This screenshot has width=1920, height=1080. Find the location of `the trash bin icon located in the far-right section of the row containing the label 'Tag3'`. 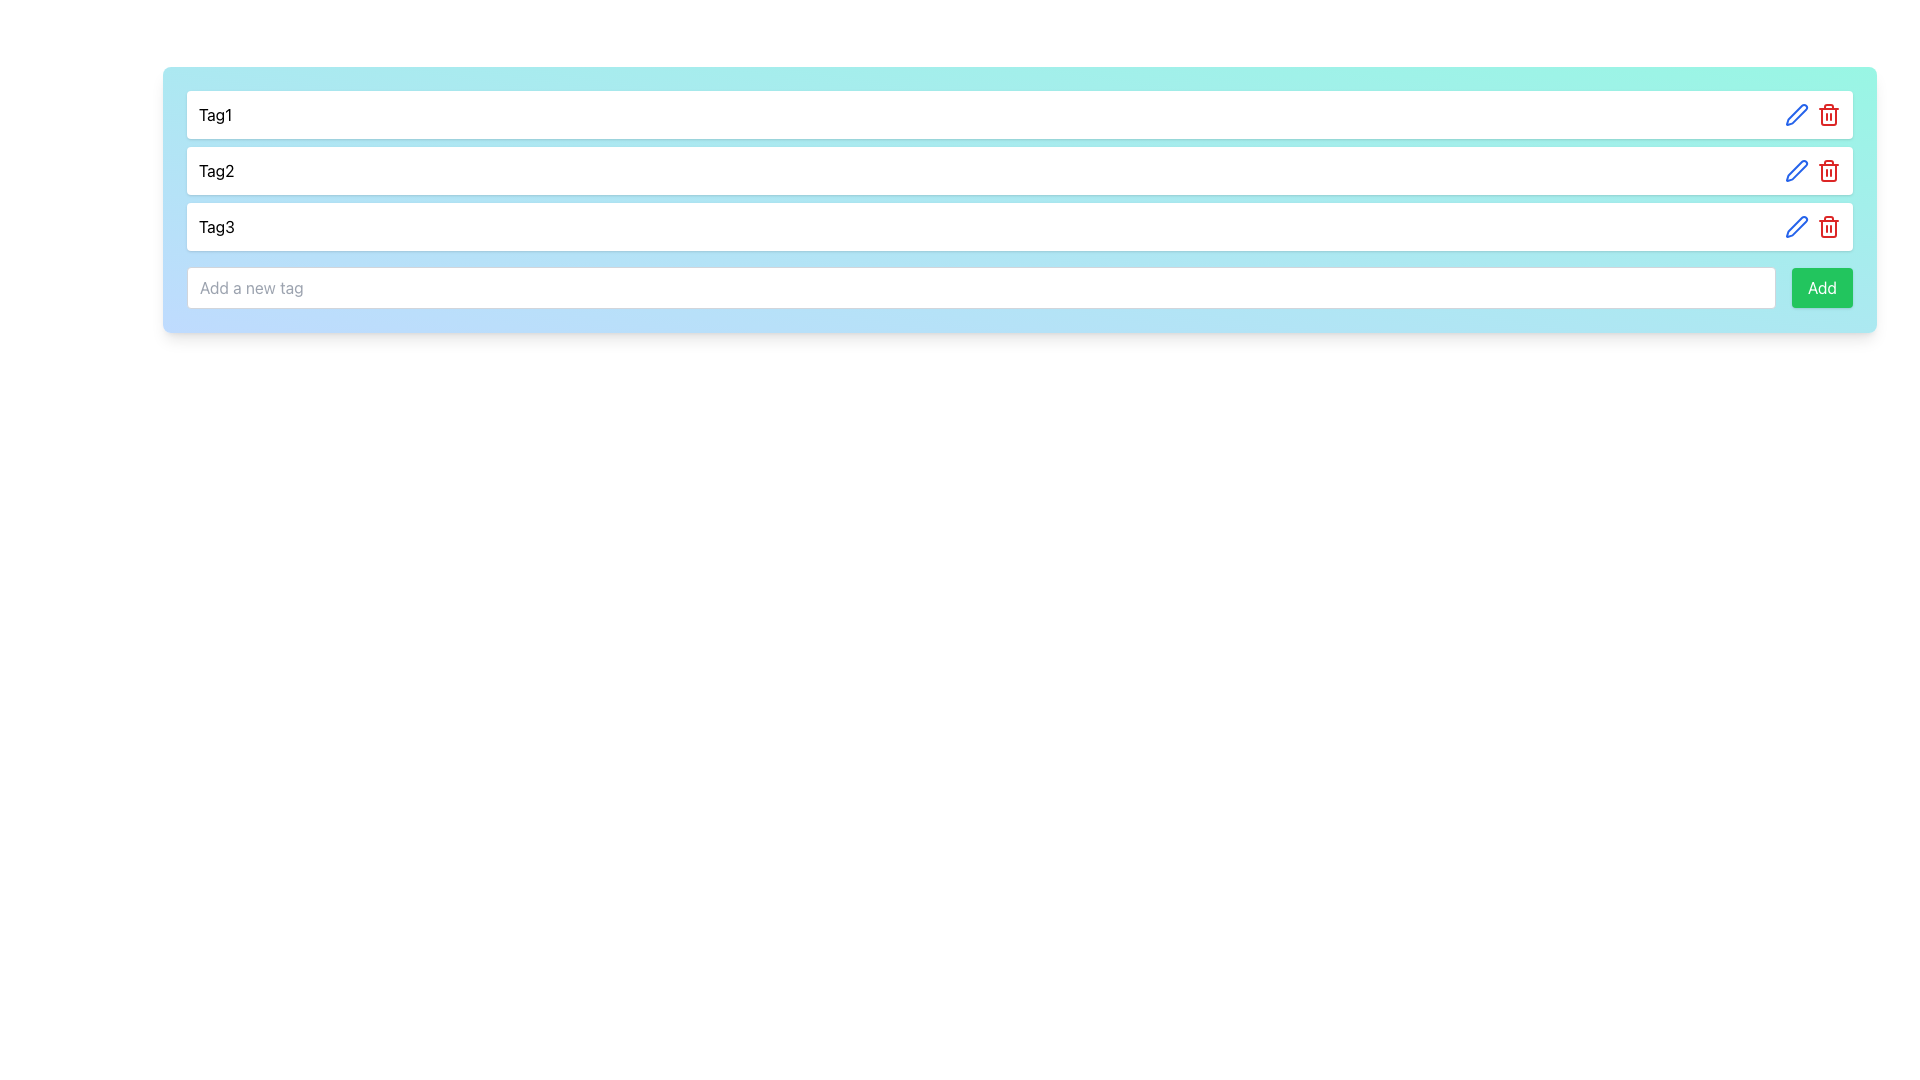

the trash bin icon located in the far-right section of the row containing the label 'Tag3' is located at coordinates (1813, 226).